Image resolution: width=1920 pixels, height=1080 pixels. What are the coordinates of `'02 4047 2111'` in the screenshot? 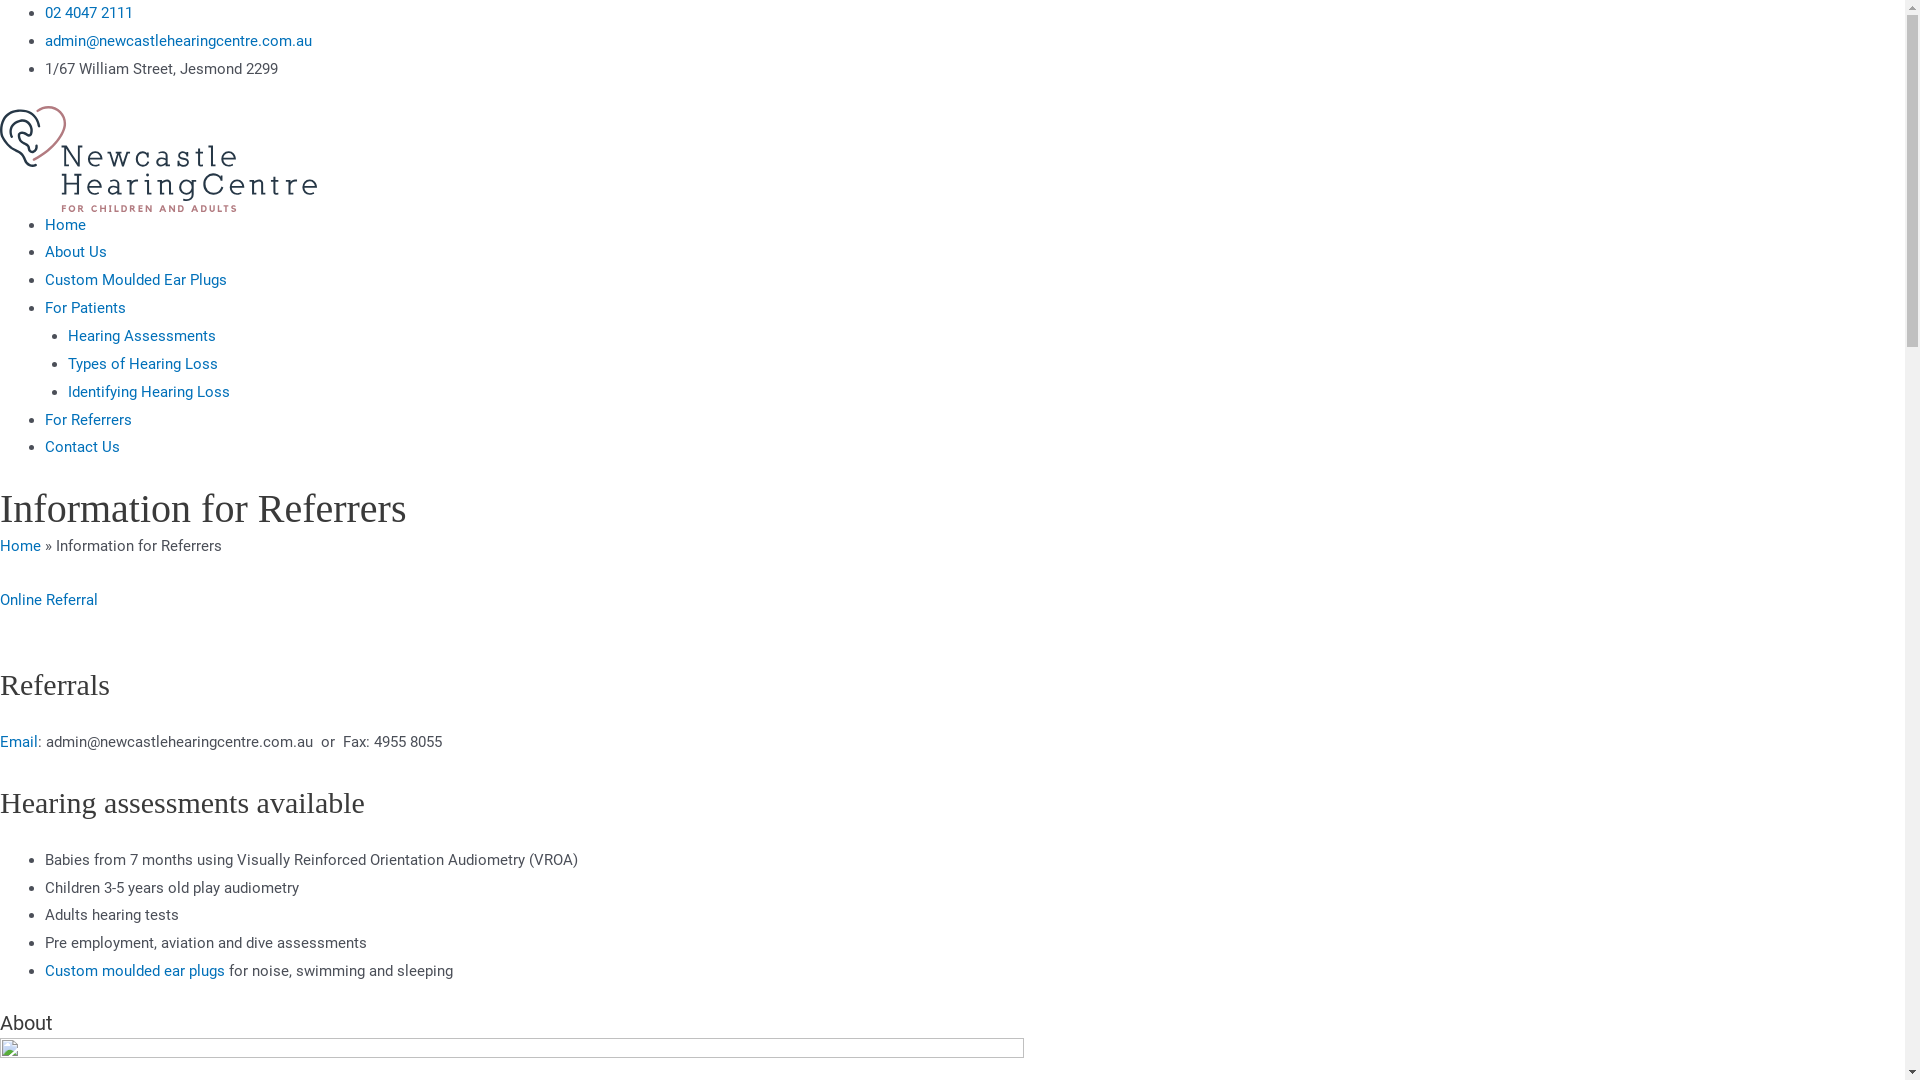 It's located at (88, 12).